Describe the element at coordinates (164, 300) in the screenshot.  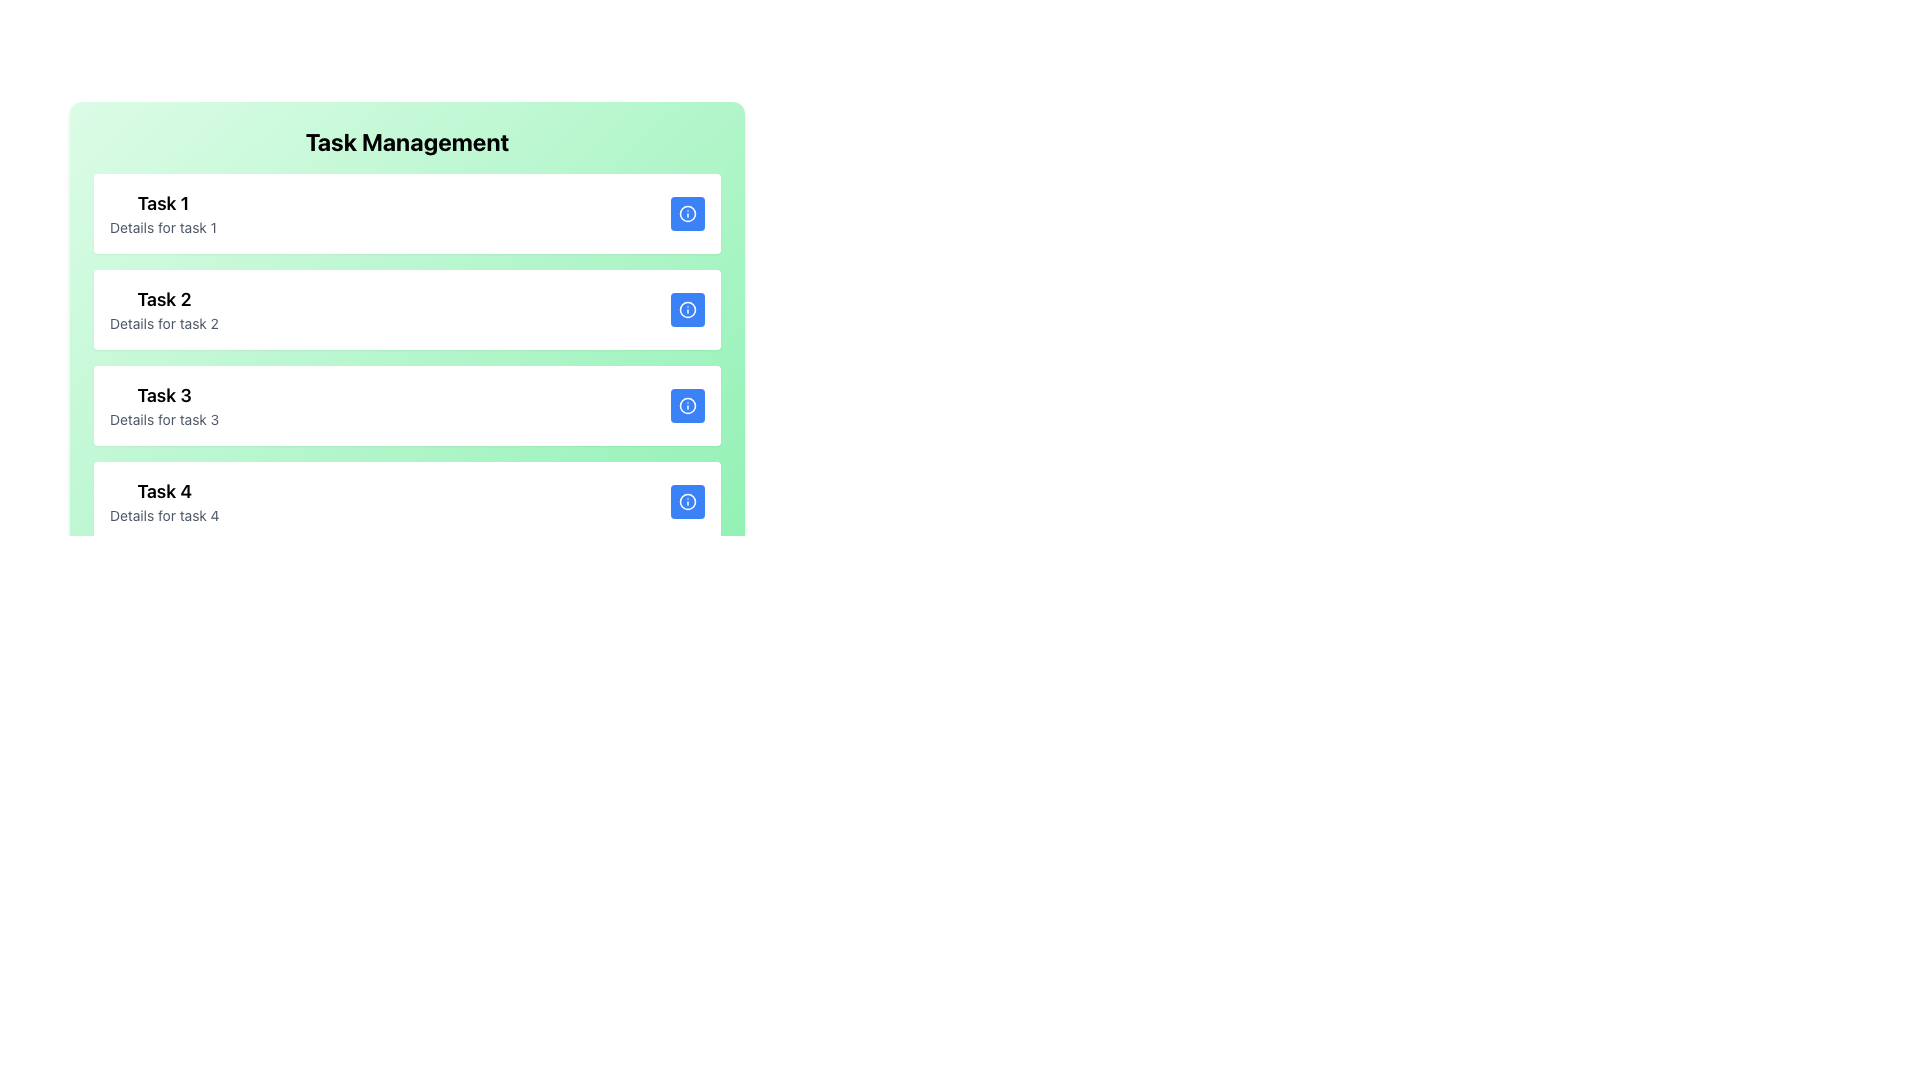
I see `the Text Label that serves as a title or heading for the second task, positioned above the details for task 2 within the second task card` at that location.